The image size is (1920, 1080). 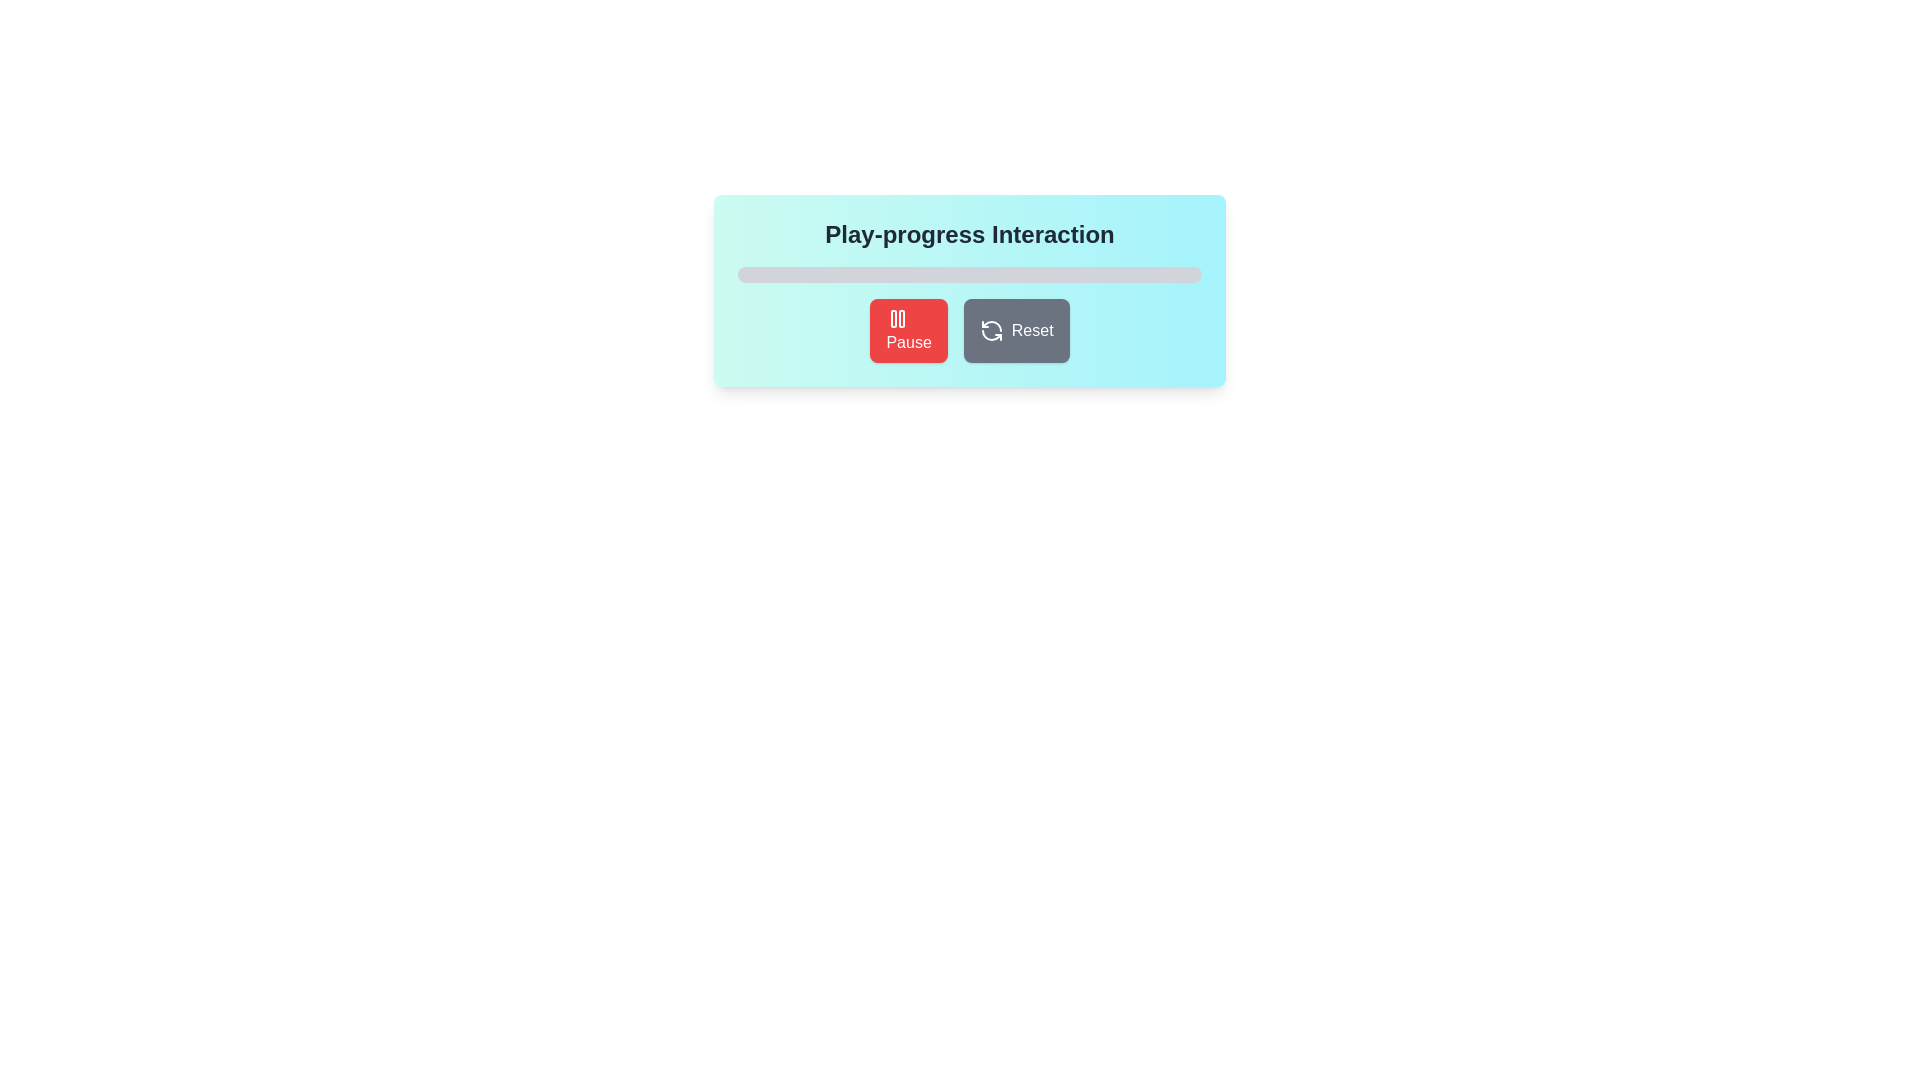 I want to click on the 'Pause' icon located on the left side of the control panel below the progress bar, so click(x=897, y=318).